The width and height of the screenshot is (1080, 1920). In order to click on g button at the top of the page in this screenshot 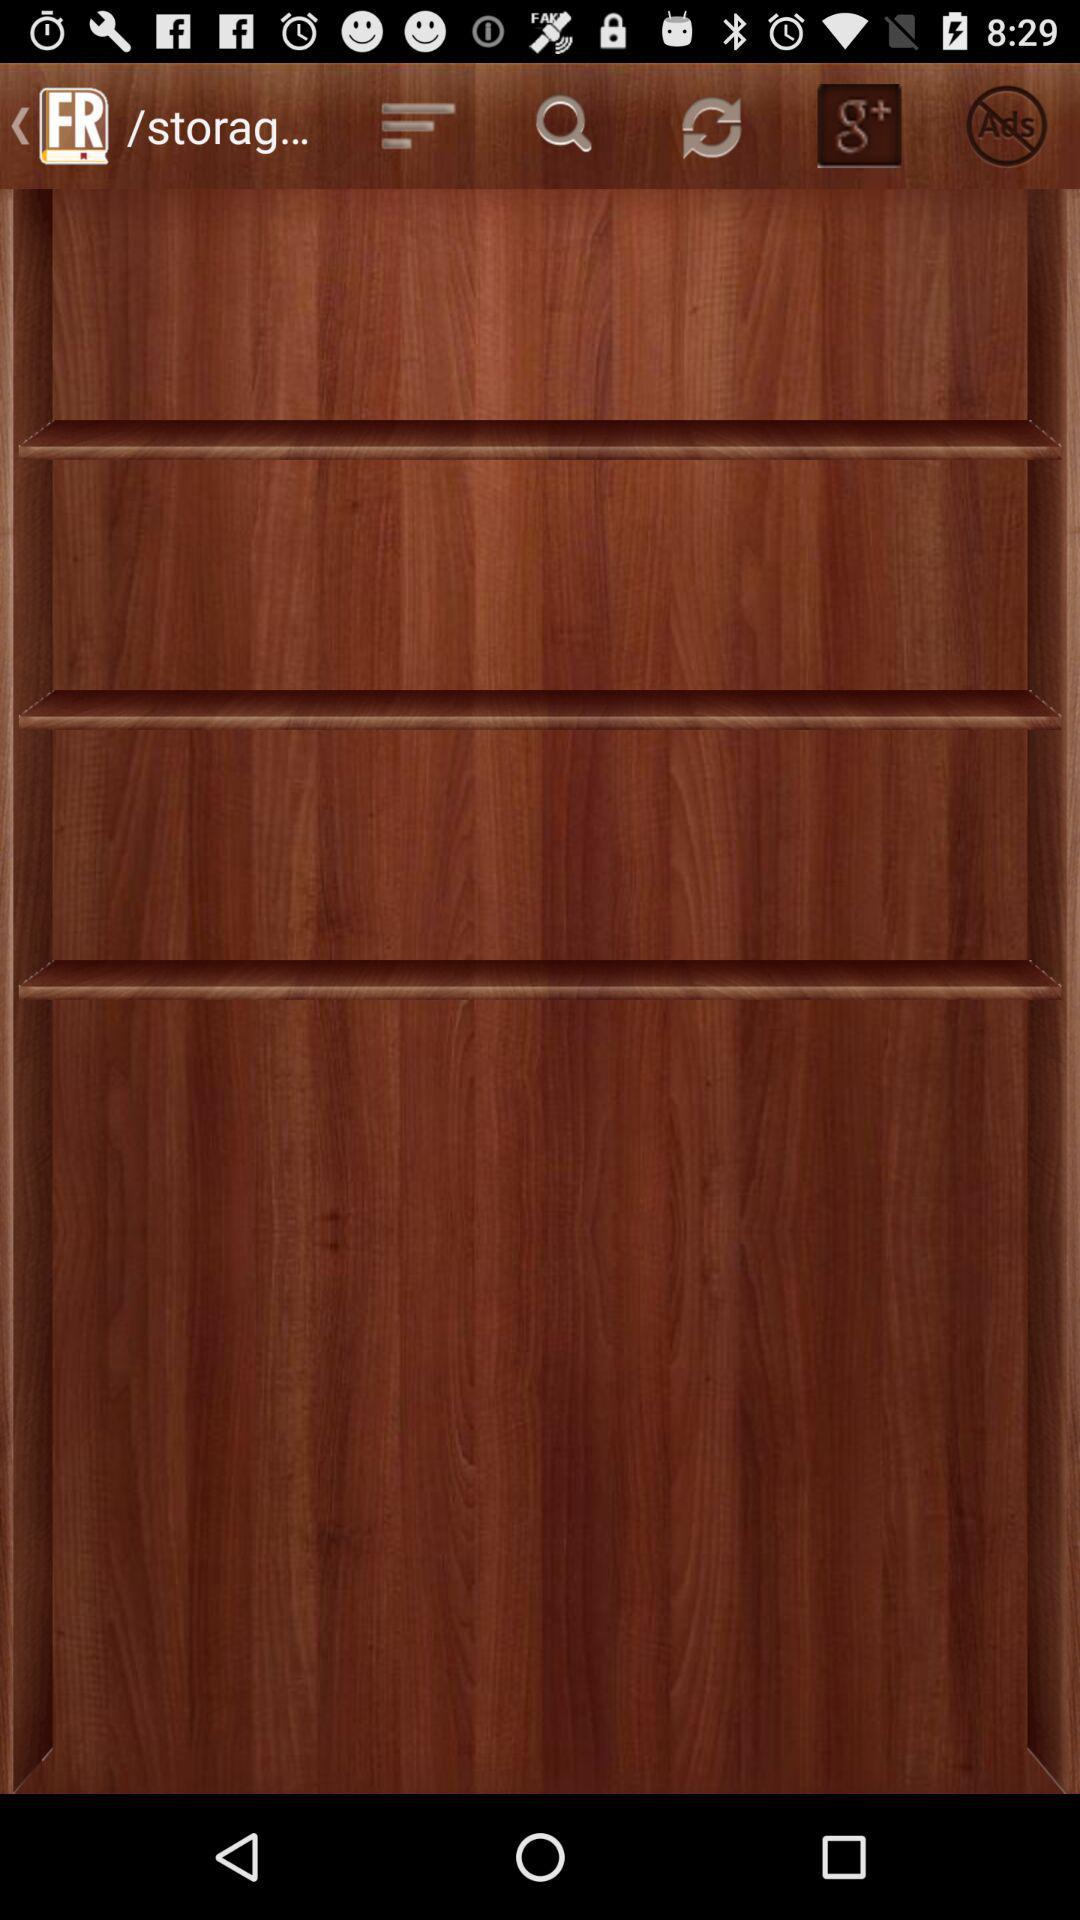, I will do `click(858, 124)`.